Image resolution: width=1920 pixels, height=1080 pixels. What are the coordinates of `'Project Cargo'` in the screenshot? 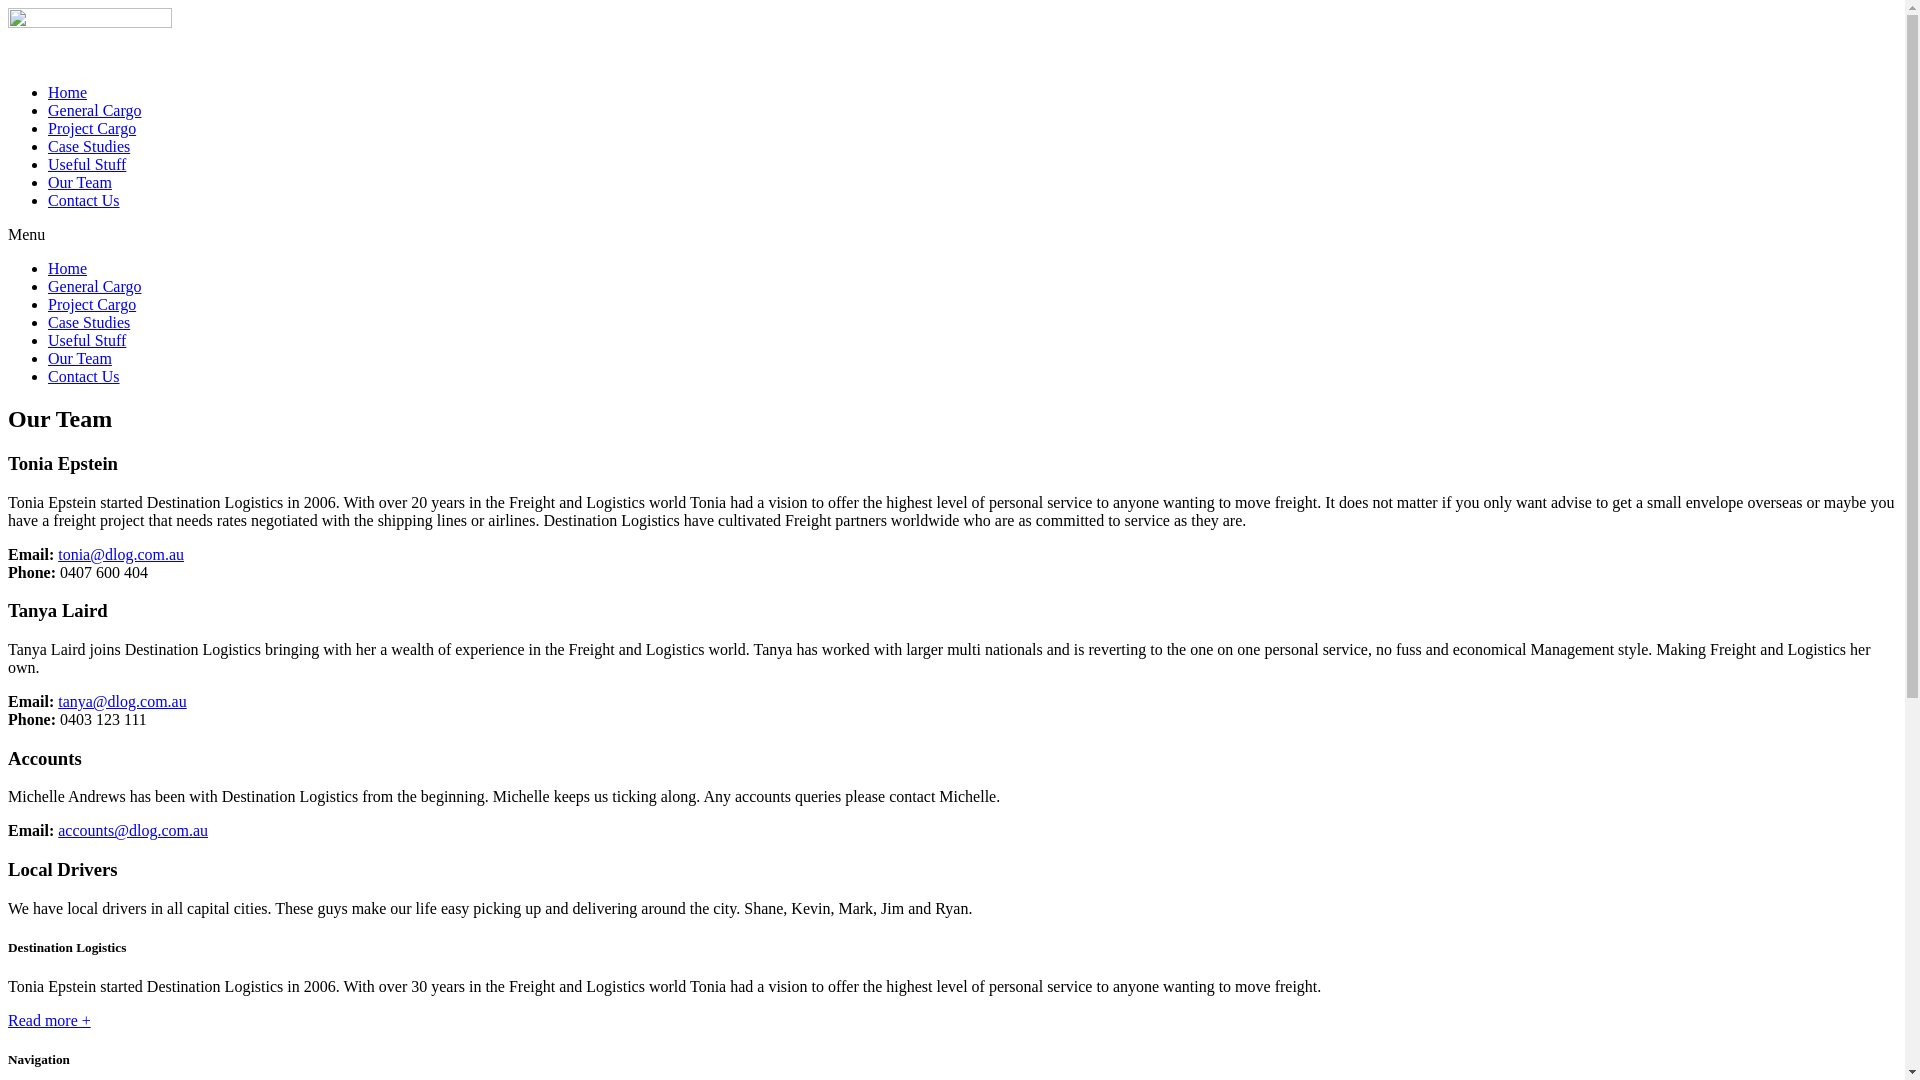 It's located at (90, 304).